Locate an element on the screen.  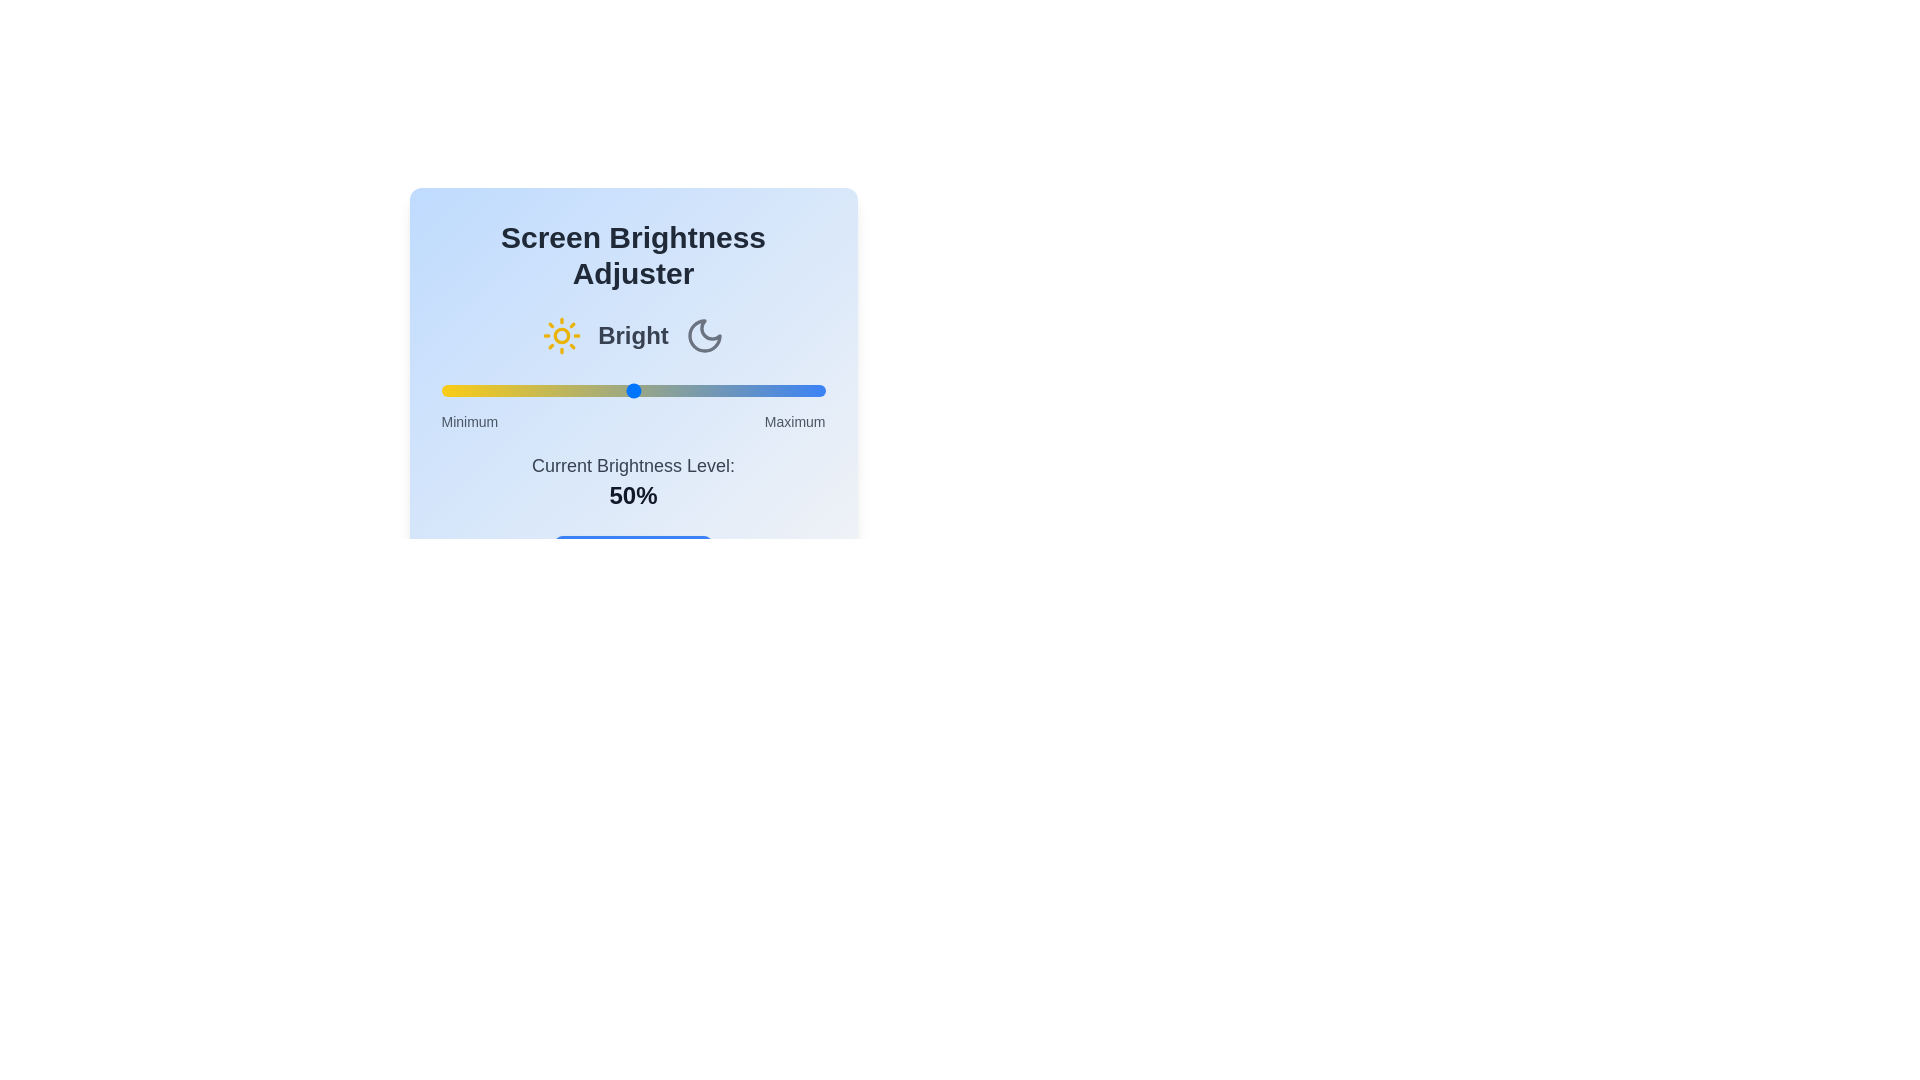
the Sun icon to interact with it is located at coordinates (561, 334).